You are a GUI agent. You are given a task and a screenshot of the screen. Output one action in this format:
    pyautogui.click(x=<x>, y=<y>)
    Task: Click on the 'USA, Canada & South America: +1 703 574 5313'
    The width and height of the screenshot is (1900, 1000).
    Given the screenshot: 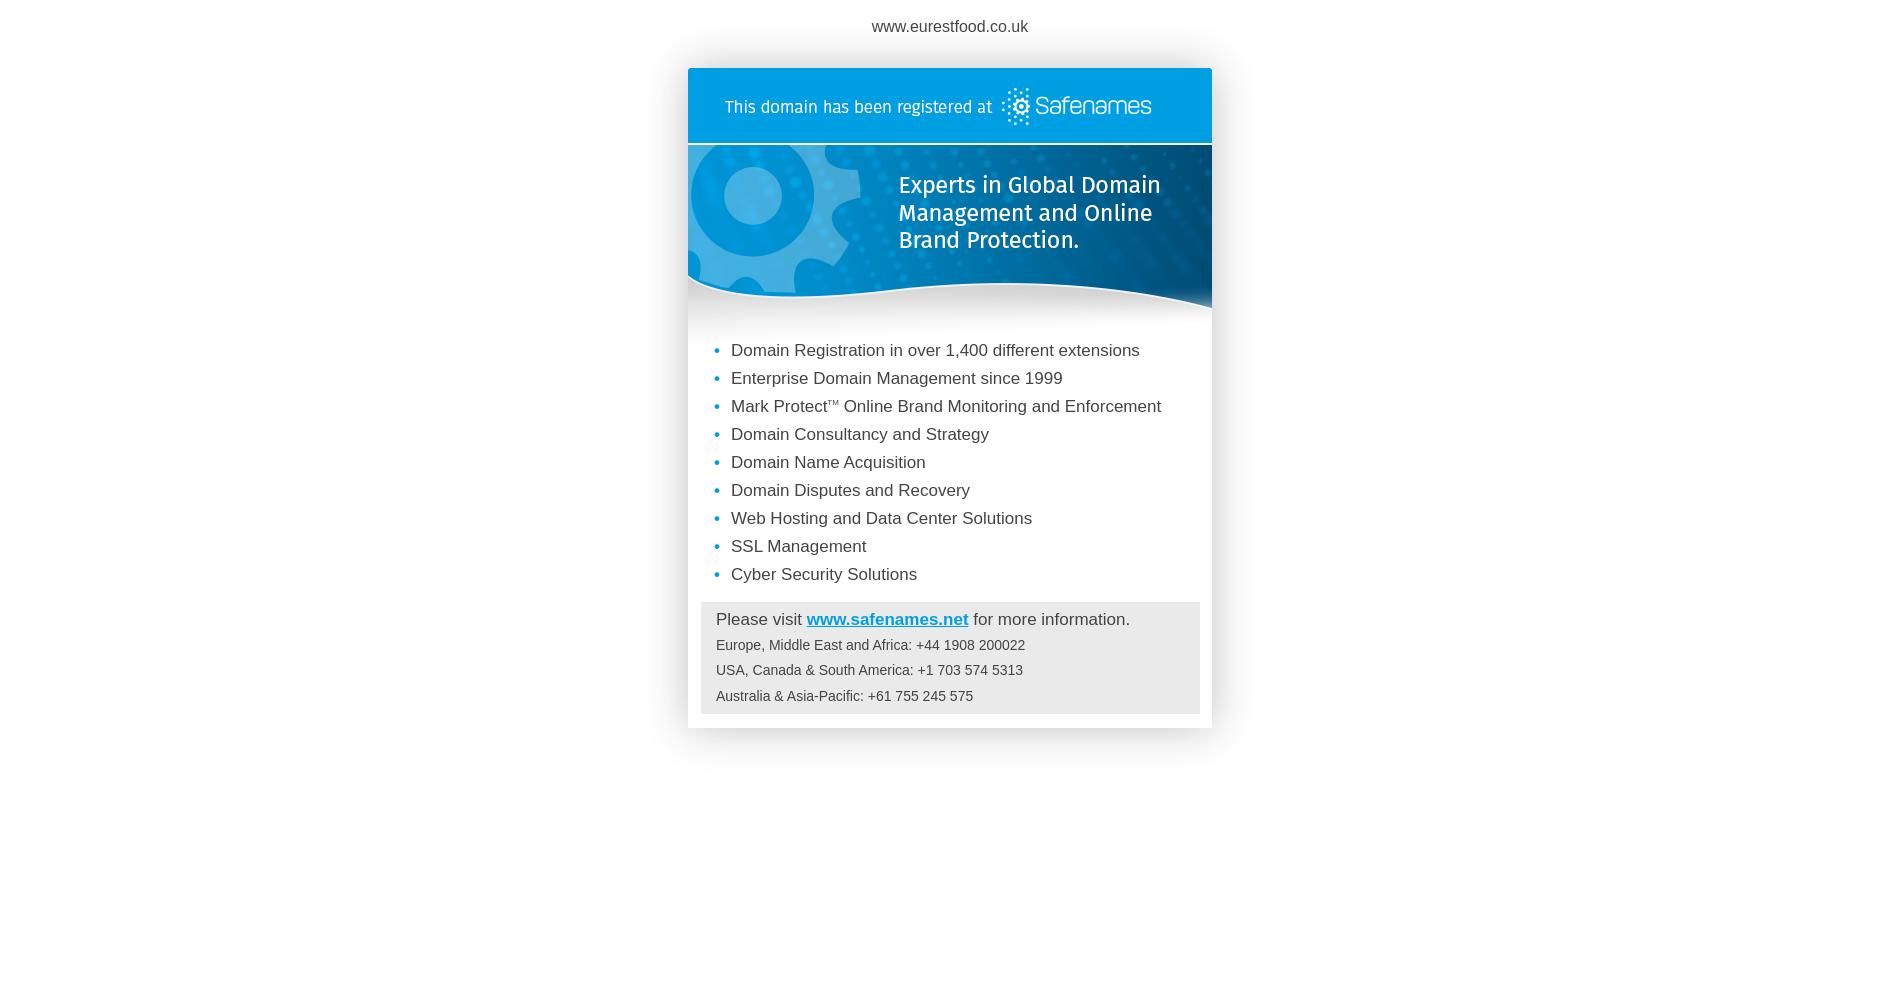 What is the action you would take?
    pyautogui.click(x=868, y=670)
    